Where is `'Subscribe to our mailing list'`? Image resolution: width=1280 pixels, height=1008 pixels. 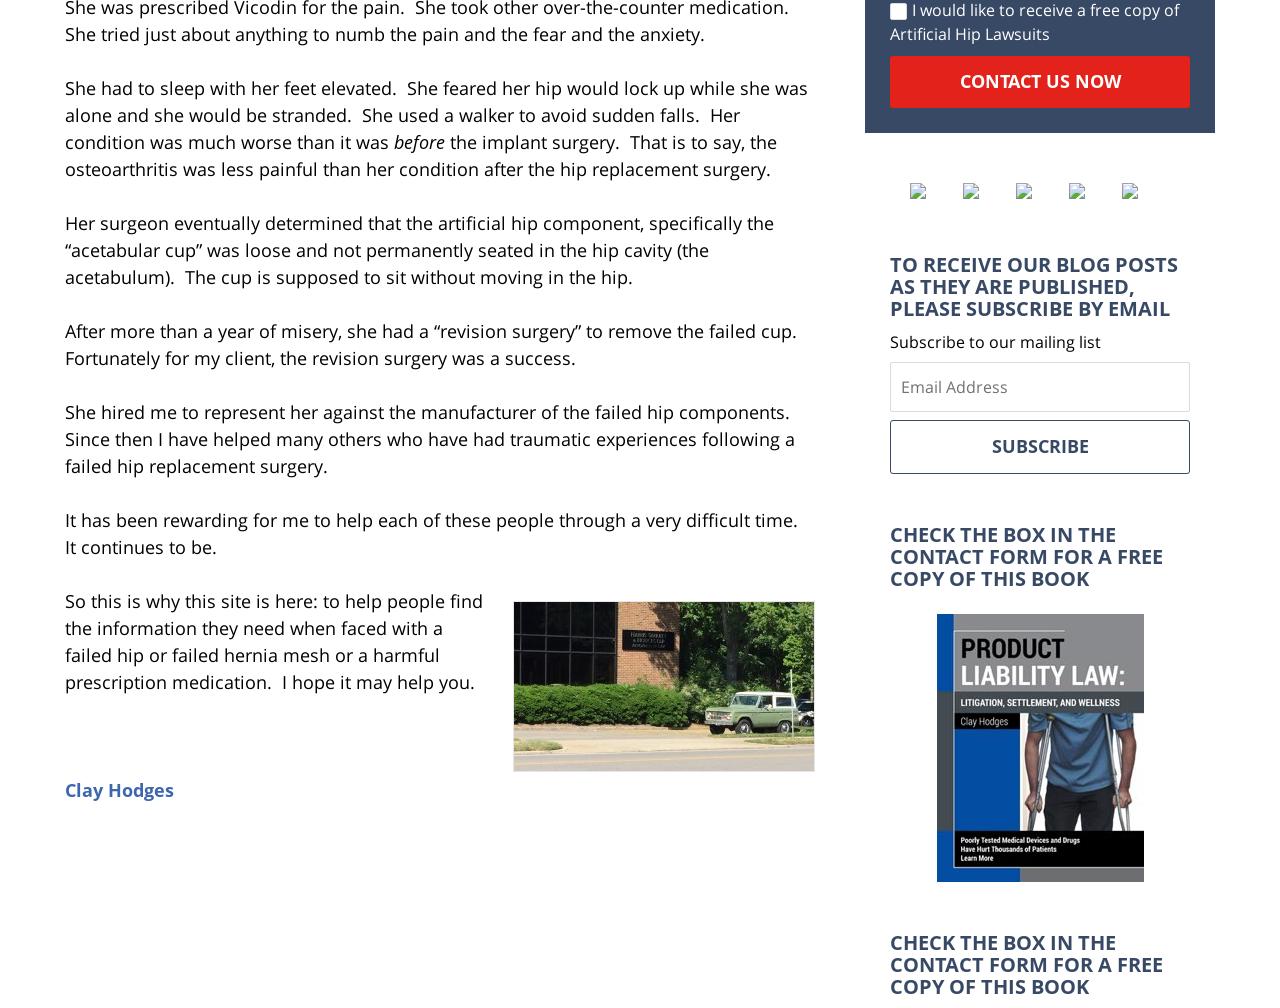
'Subscribe to our mailing list' is located at coordinates (995, 341).